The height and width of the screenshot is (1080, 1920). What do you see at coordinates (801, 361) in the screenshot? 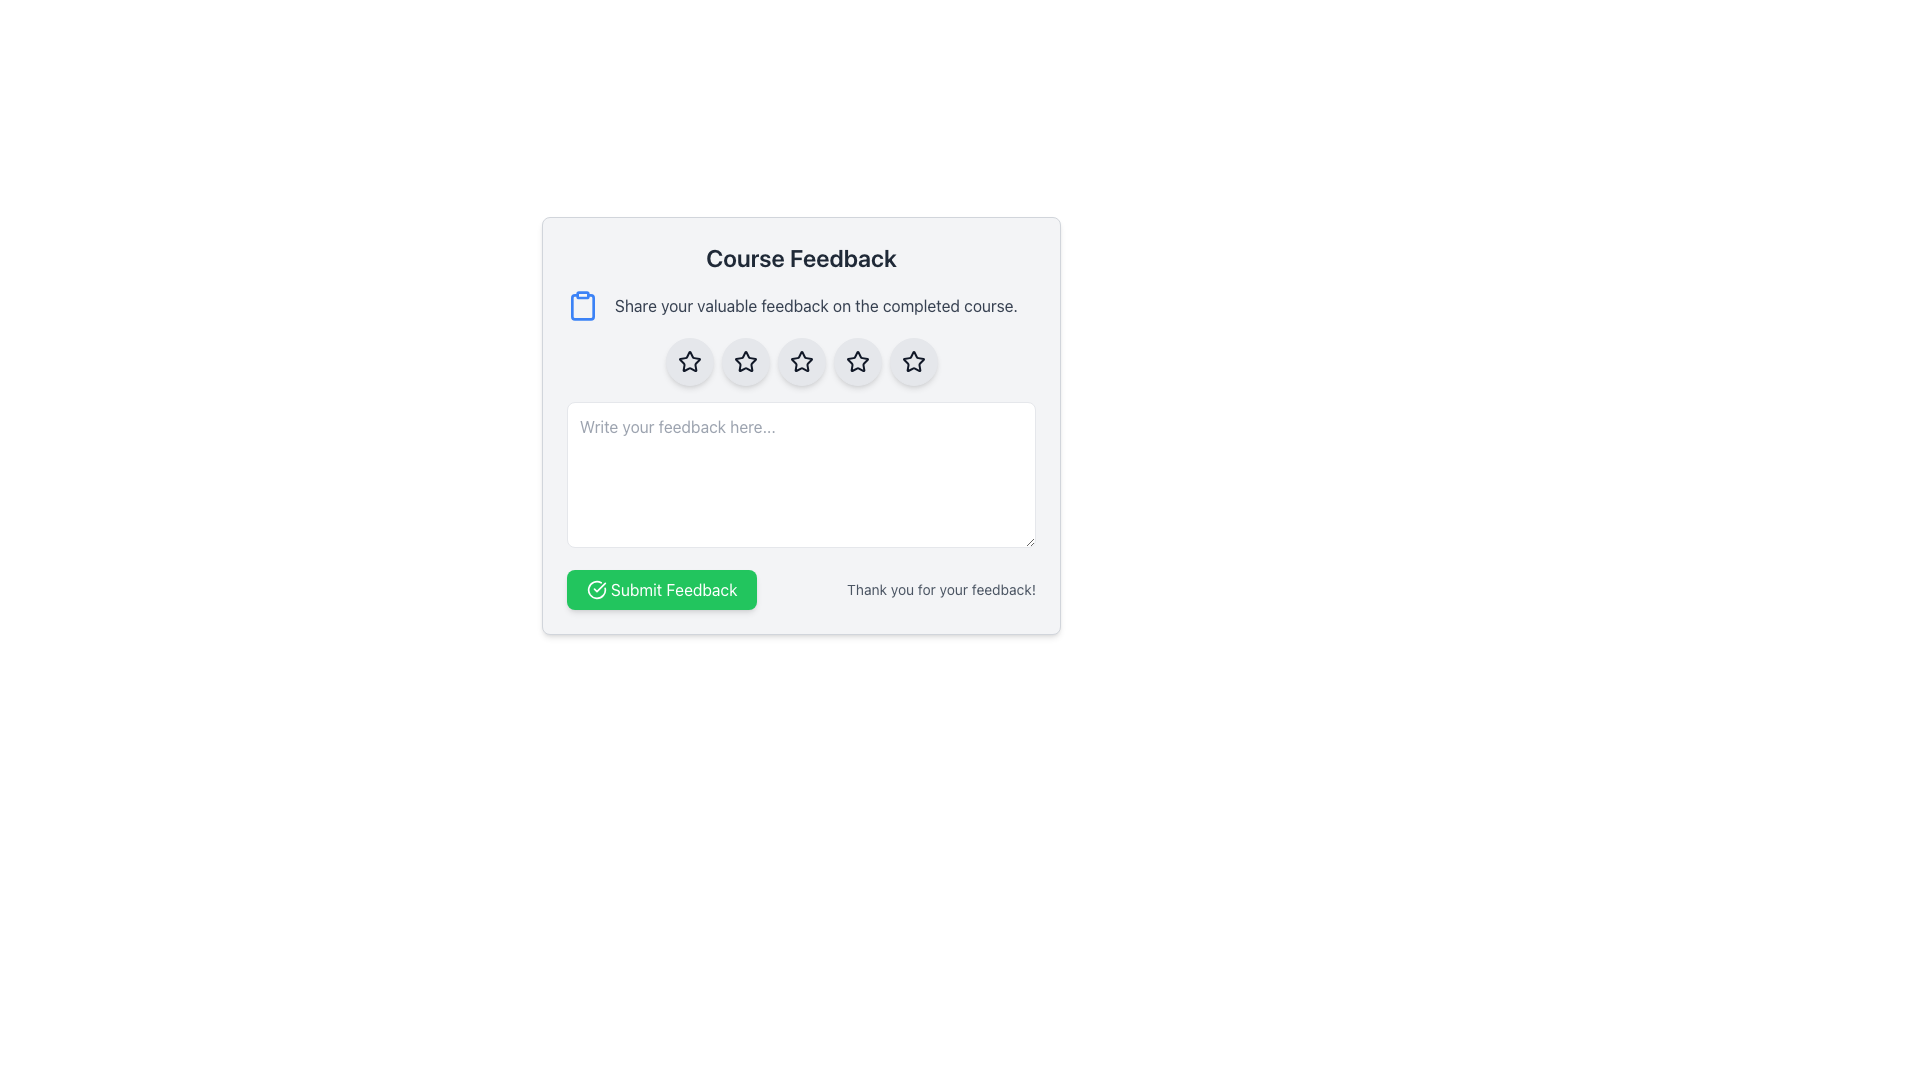
I see `the third star icon in the SVG-based rating group` at bounding box center [801, 361].